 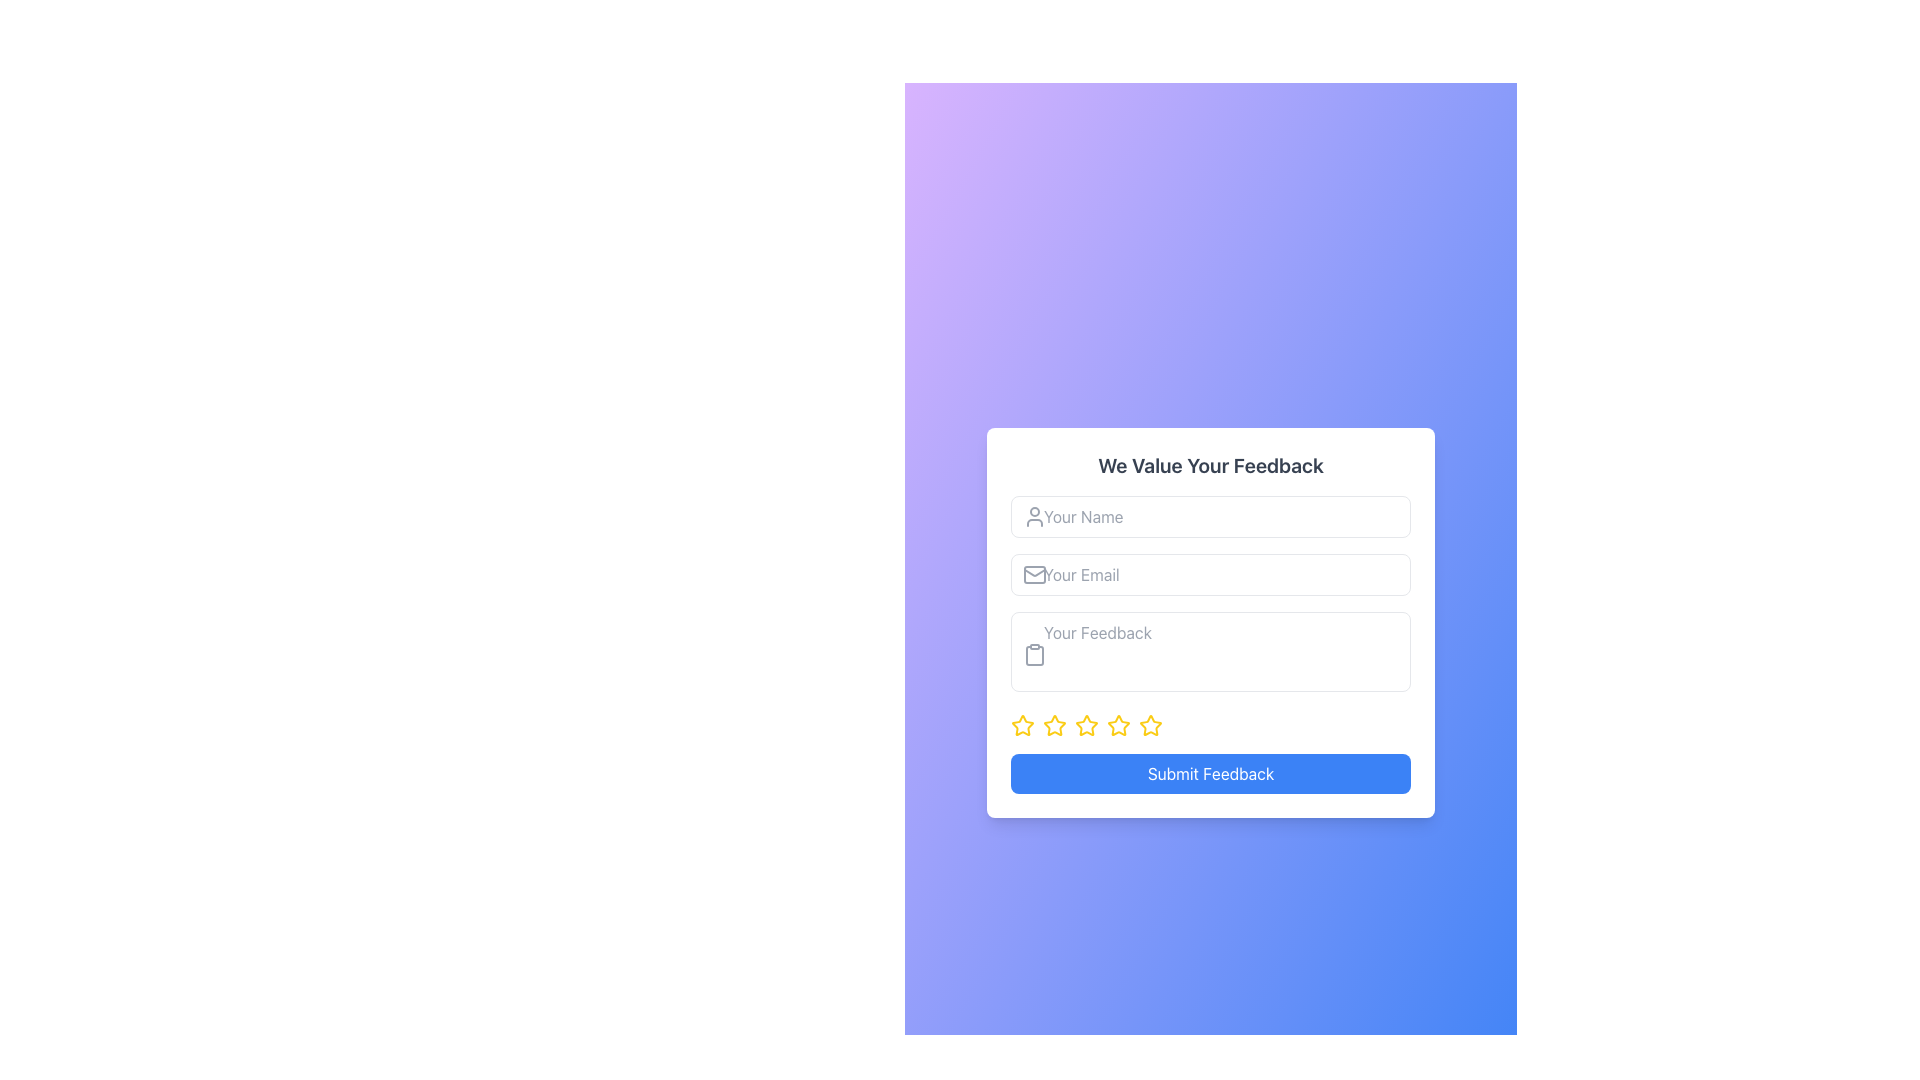 I want to click on the decorative SVG icon located inside the left portion of the 'Your Feedback' text input field to visually reinforce its purpose, so click(x=1035, y=655).